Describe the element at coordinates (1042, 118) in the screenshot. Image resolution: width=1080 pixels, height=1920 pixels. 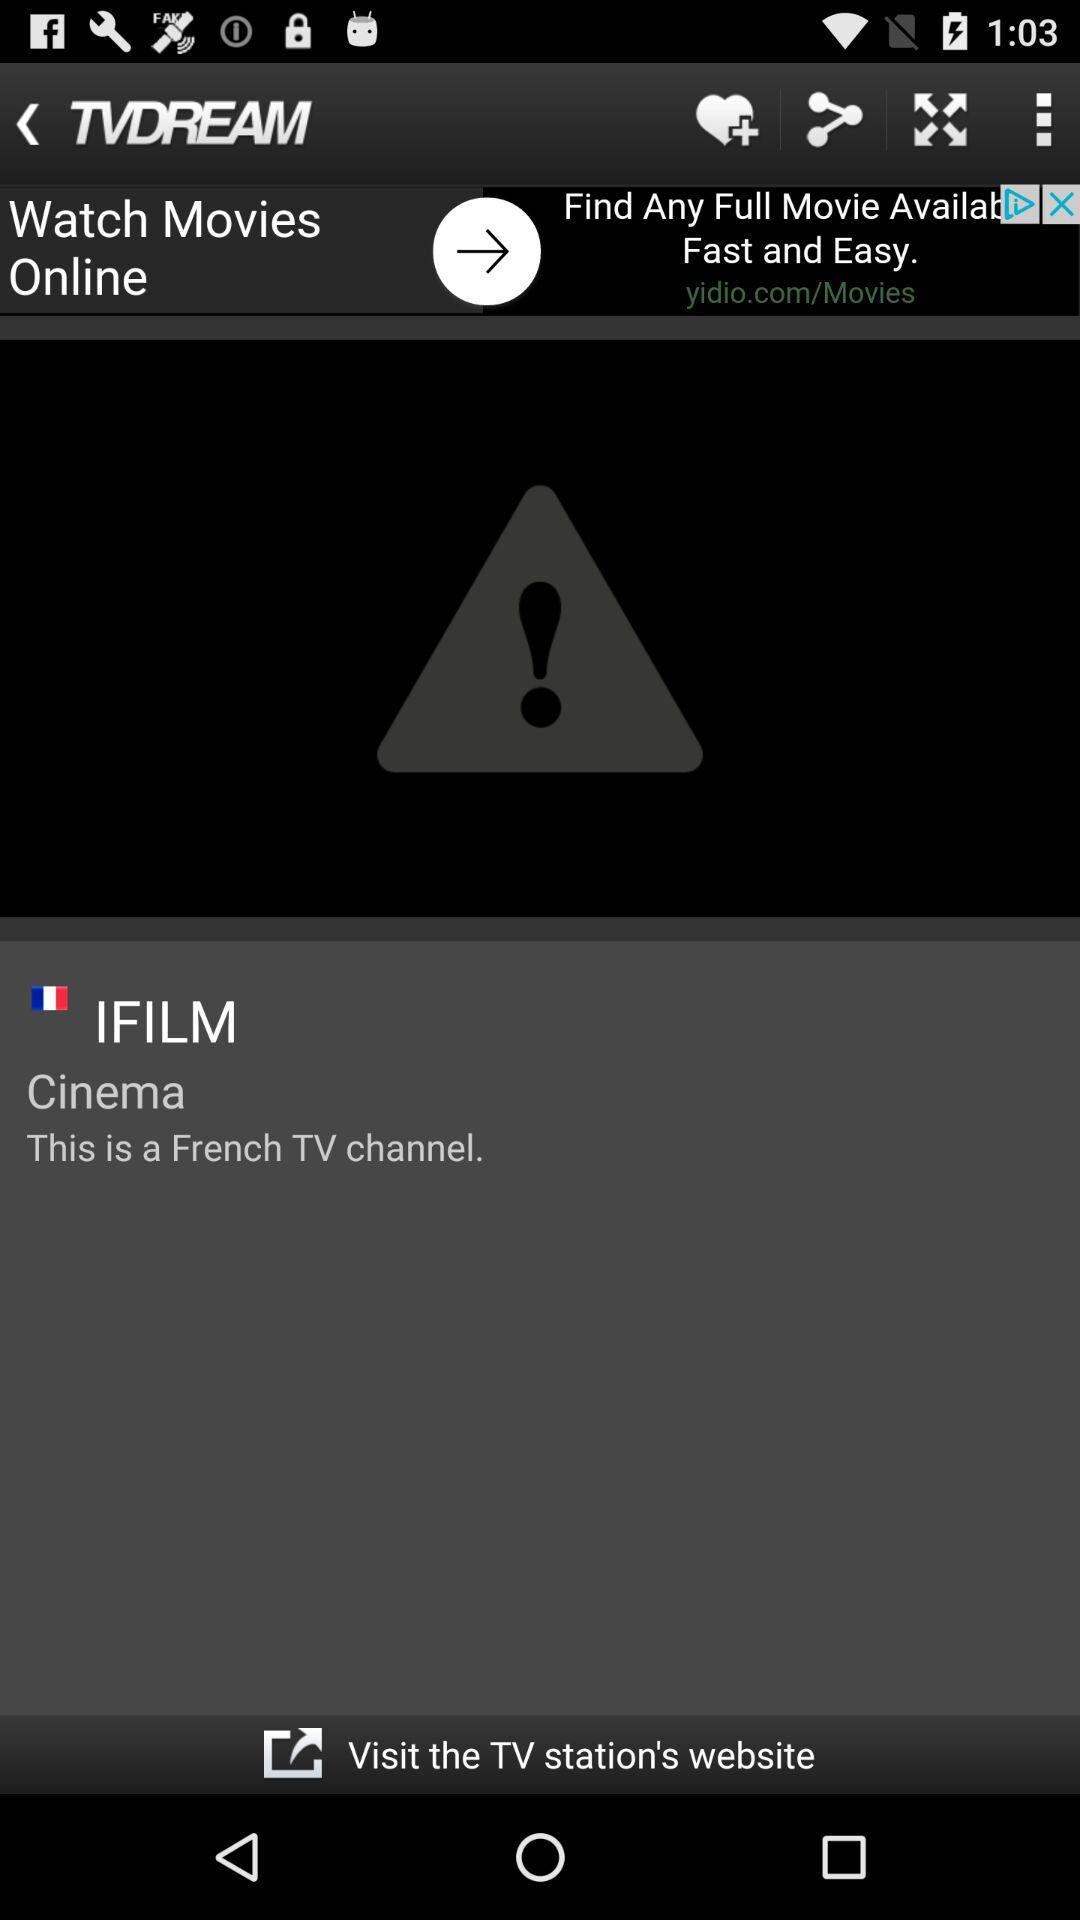
I see `the options` at that location.